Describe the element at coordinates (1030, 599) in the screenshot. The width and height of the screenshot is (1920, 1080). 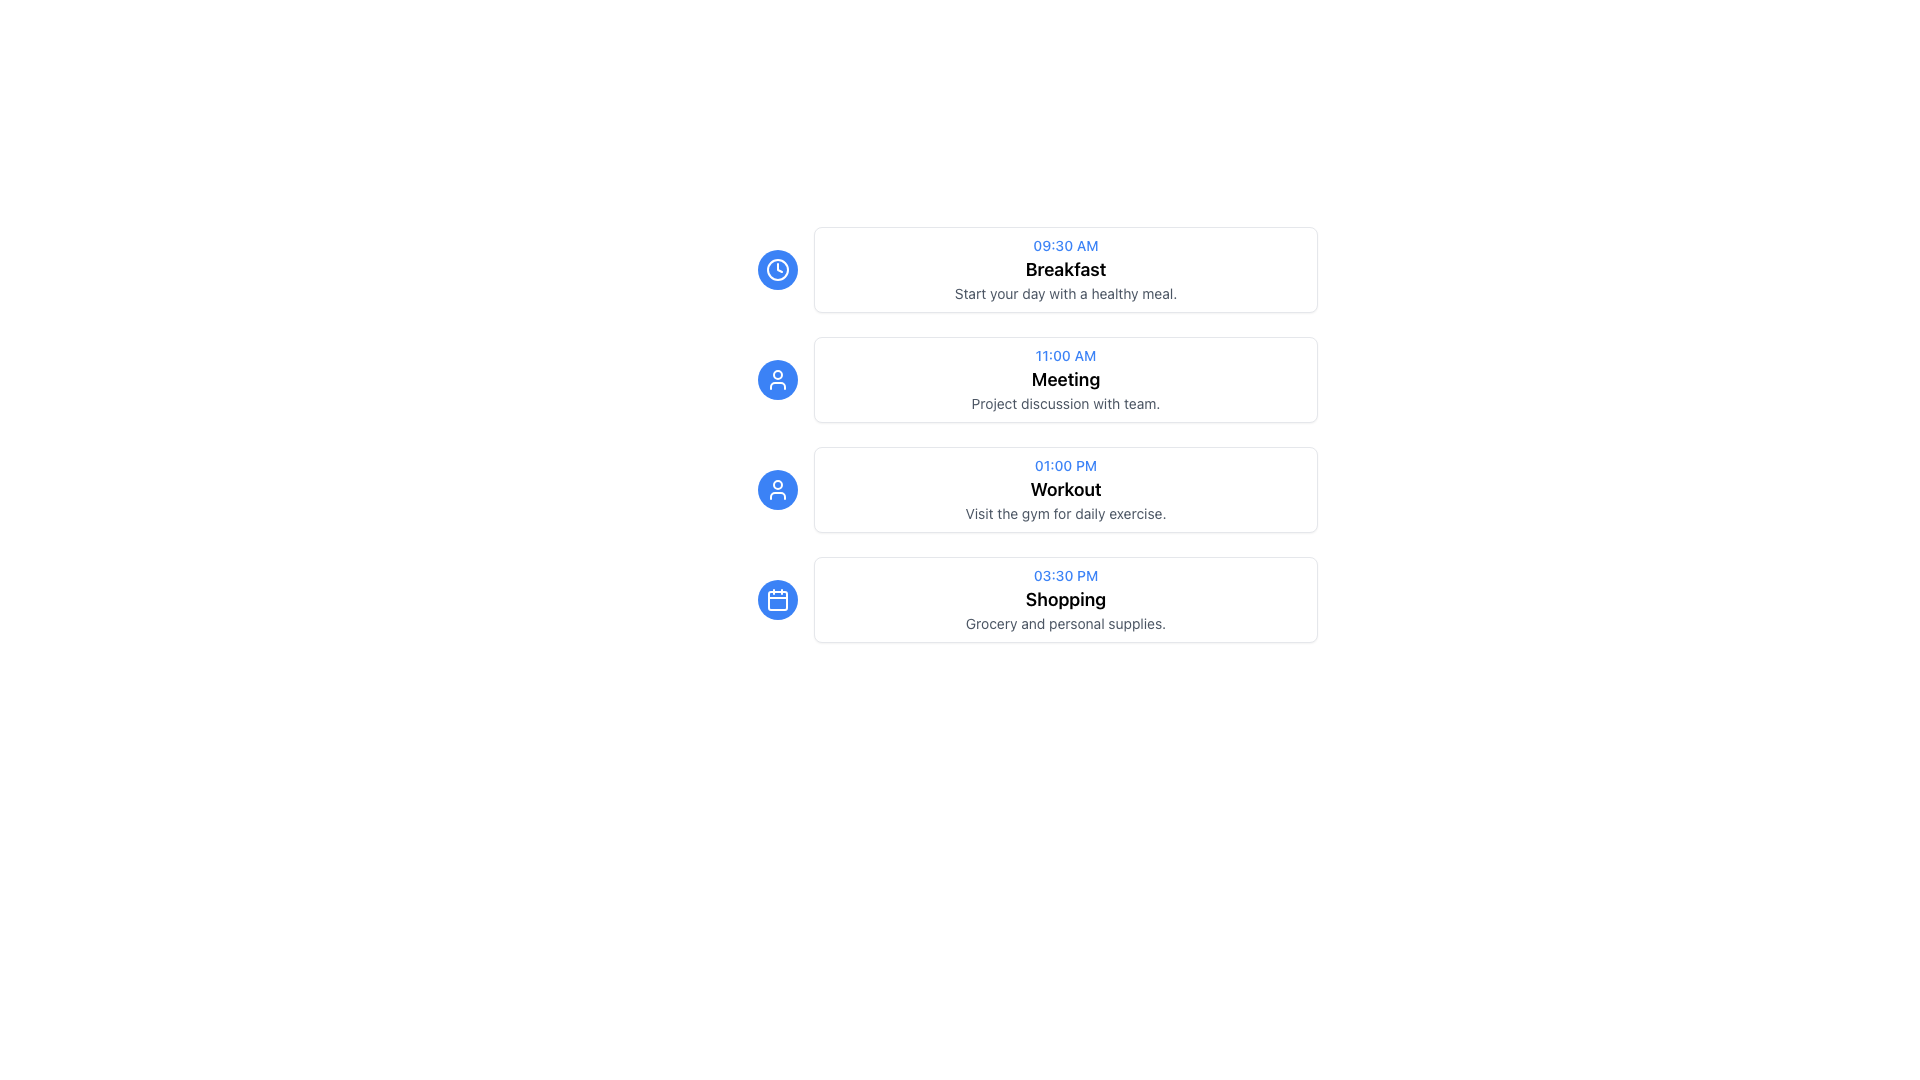
I see `the fourth scheduled event entry in the list, which features a blue timestamp ('03:30 PM'), a bold title ('Shopping'), and a lighter description ('Grocery and personal supplies')` at that location.